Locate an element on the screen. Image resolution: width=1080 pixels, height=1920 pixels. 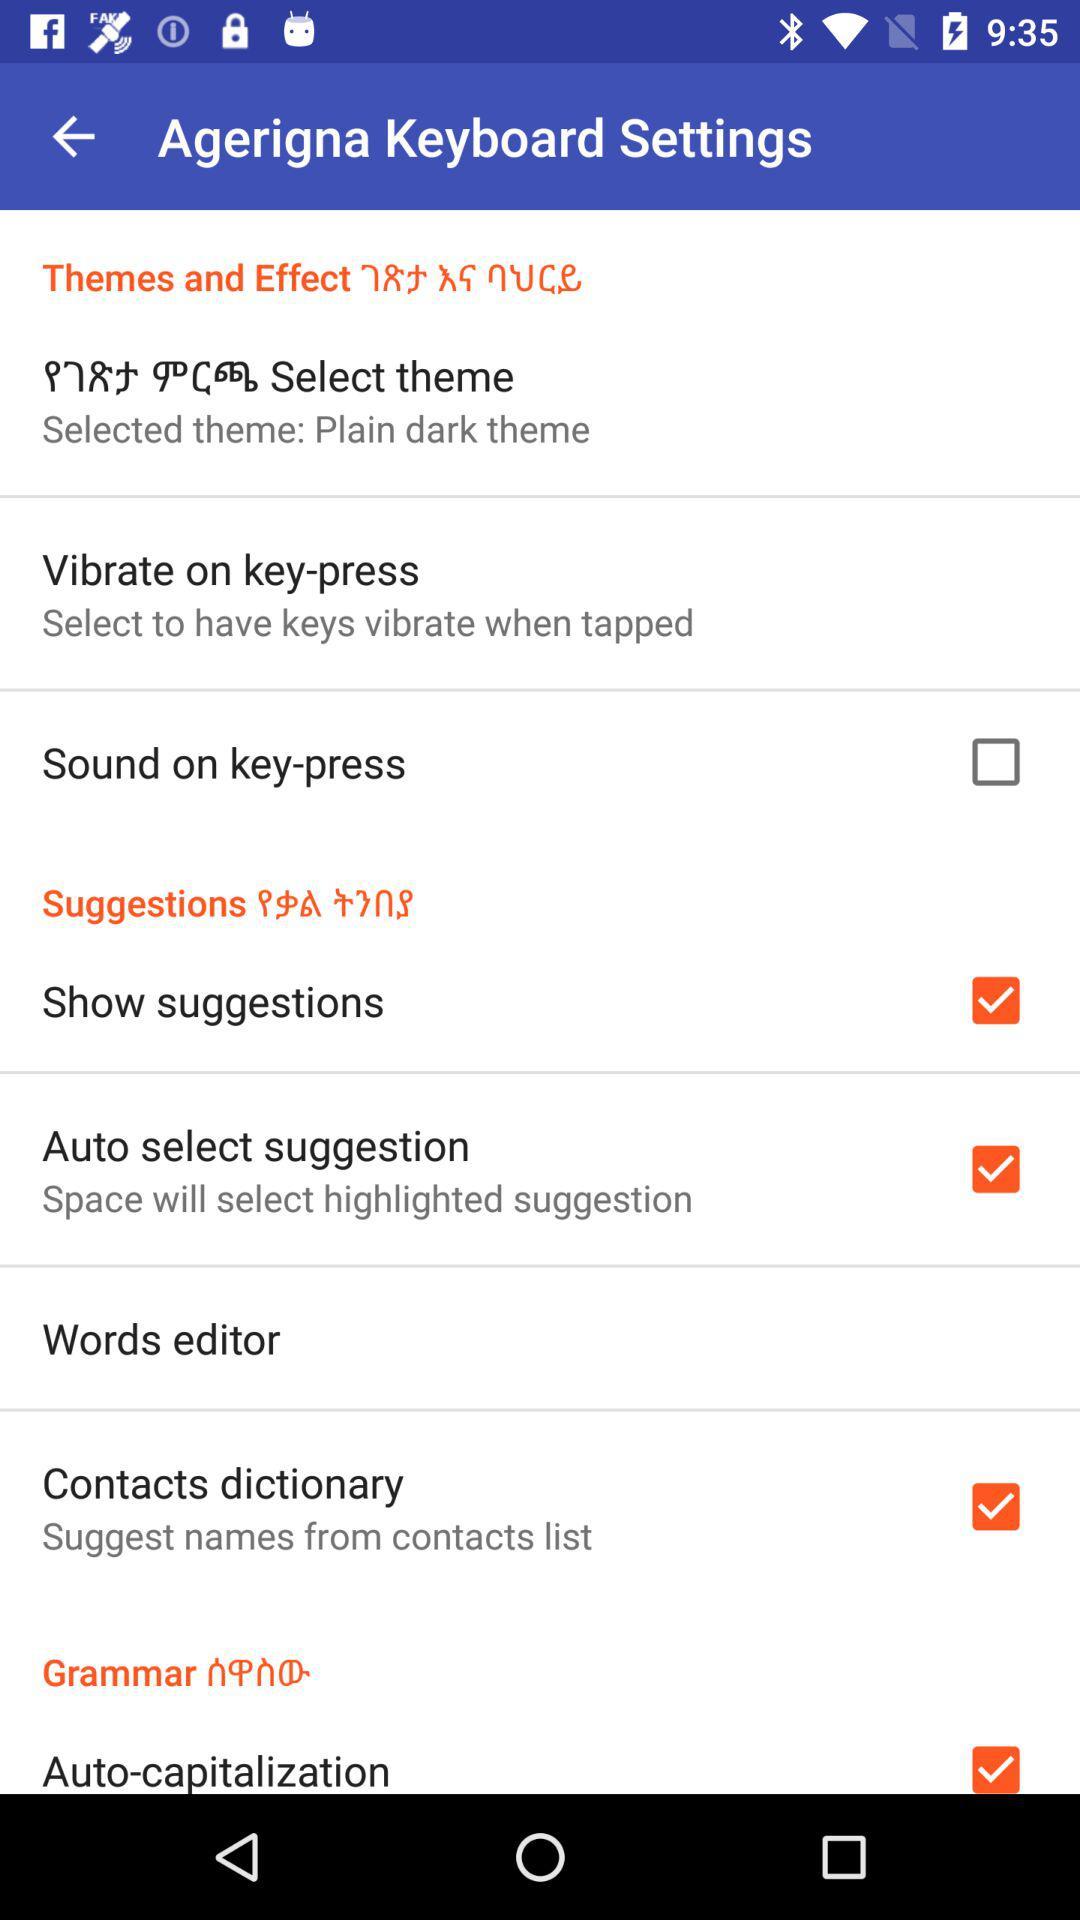
icon above suggest names from item is located at coordinates (223, 1482).